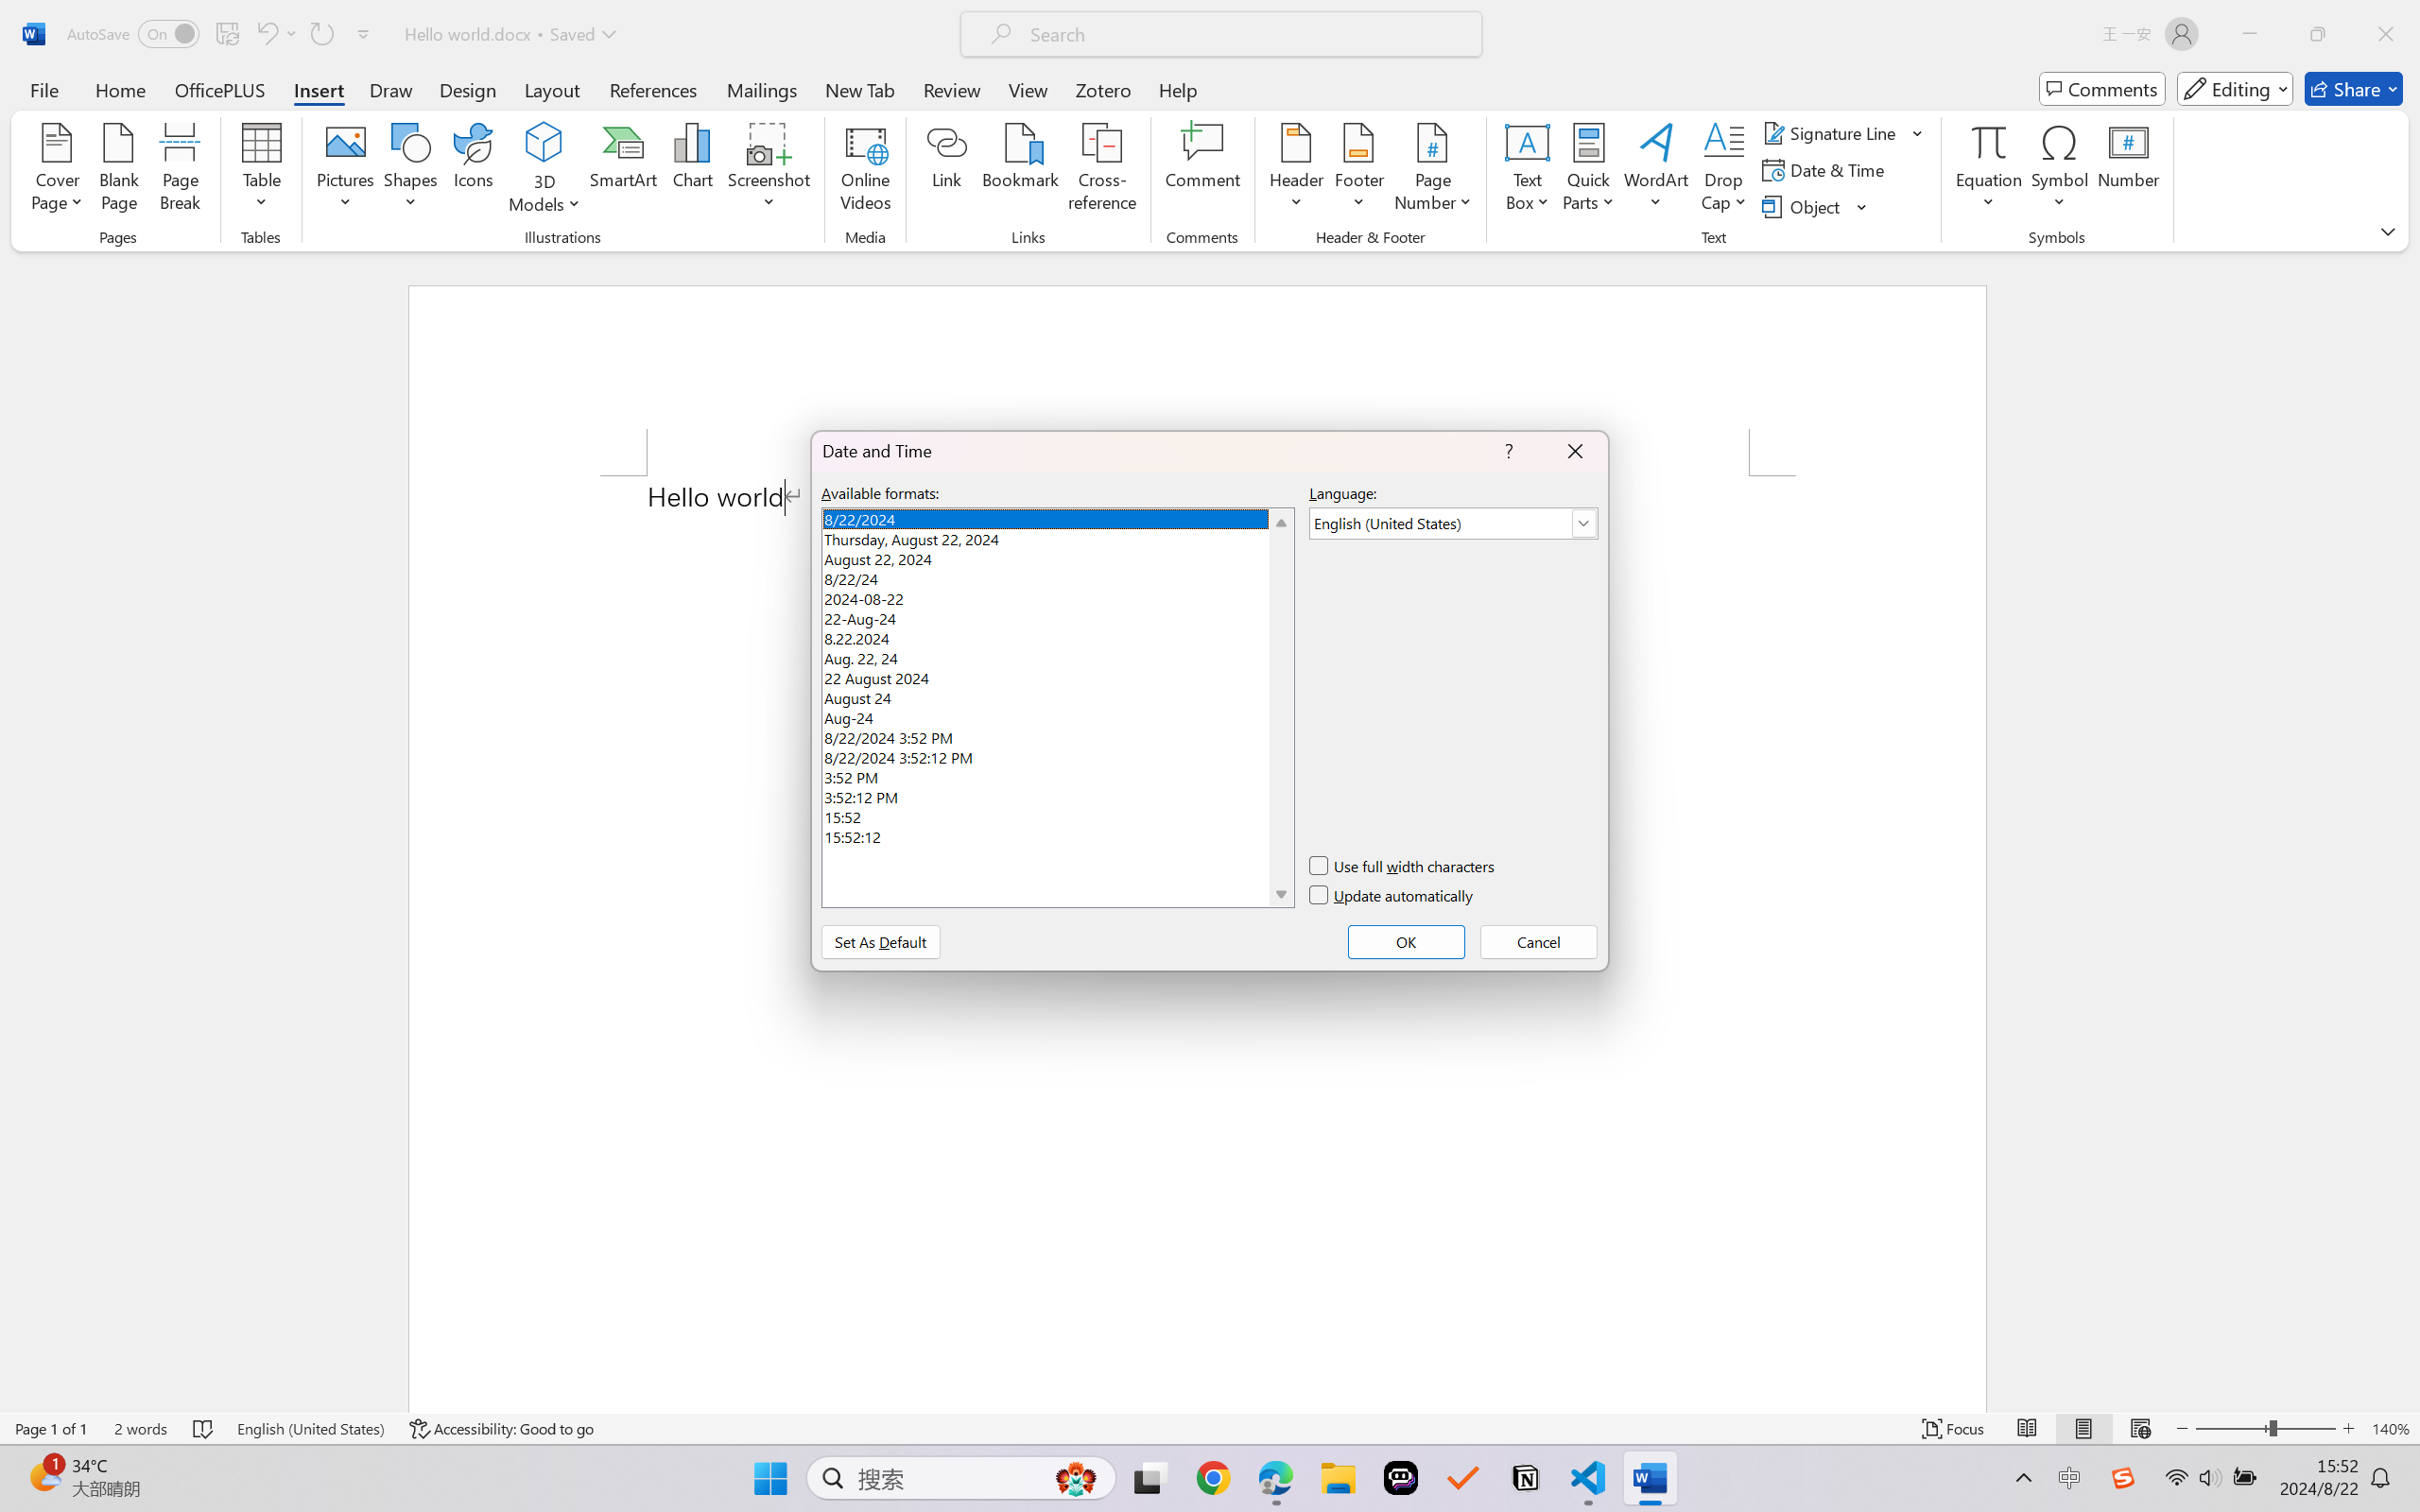  What do you see at coordinates (1056, 835) in the screenshot?
I see `'15:52:12'` at bounding box center [1056, 835].